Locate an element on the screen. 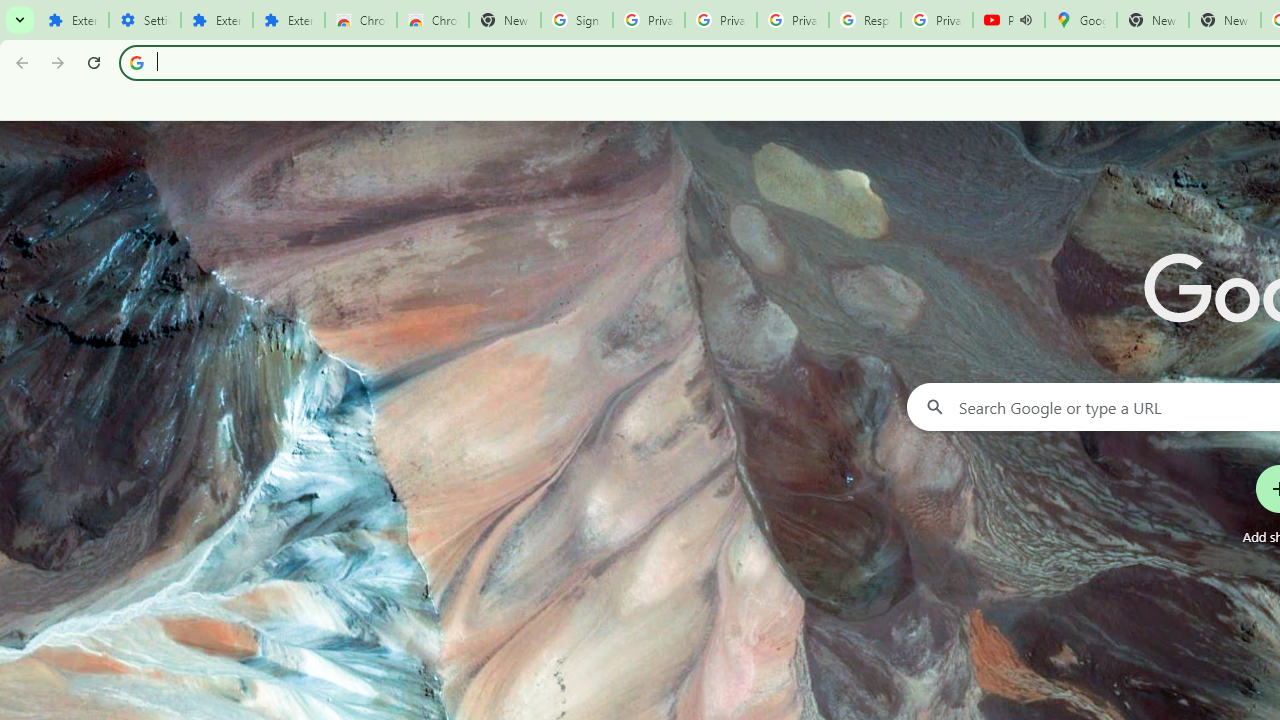 This screenshot has width=1280, height=720. 'Sign in - Google Accounts' is located at coordinates (576, 20).